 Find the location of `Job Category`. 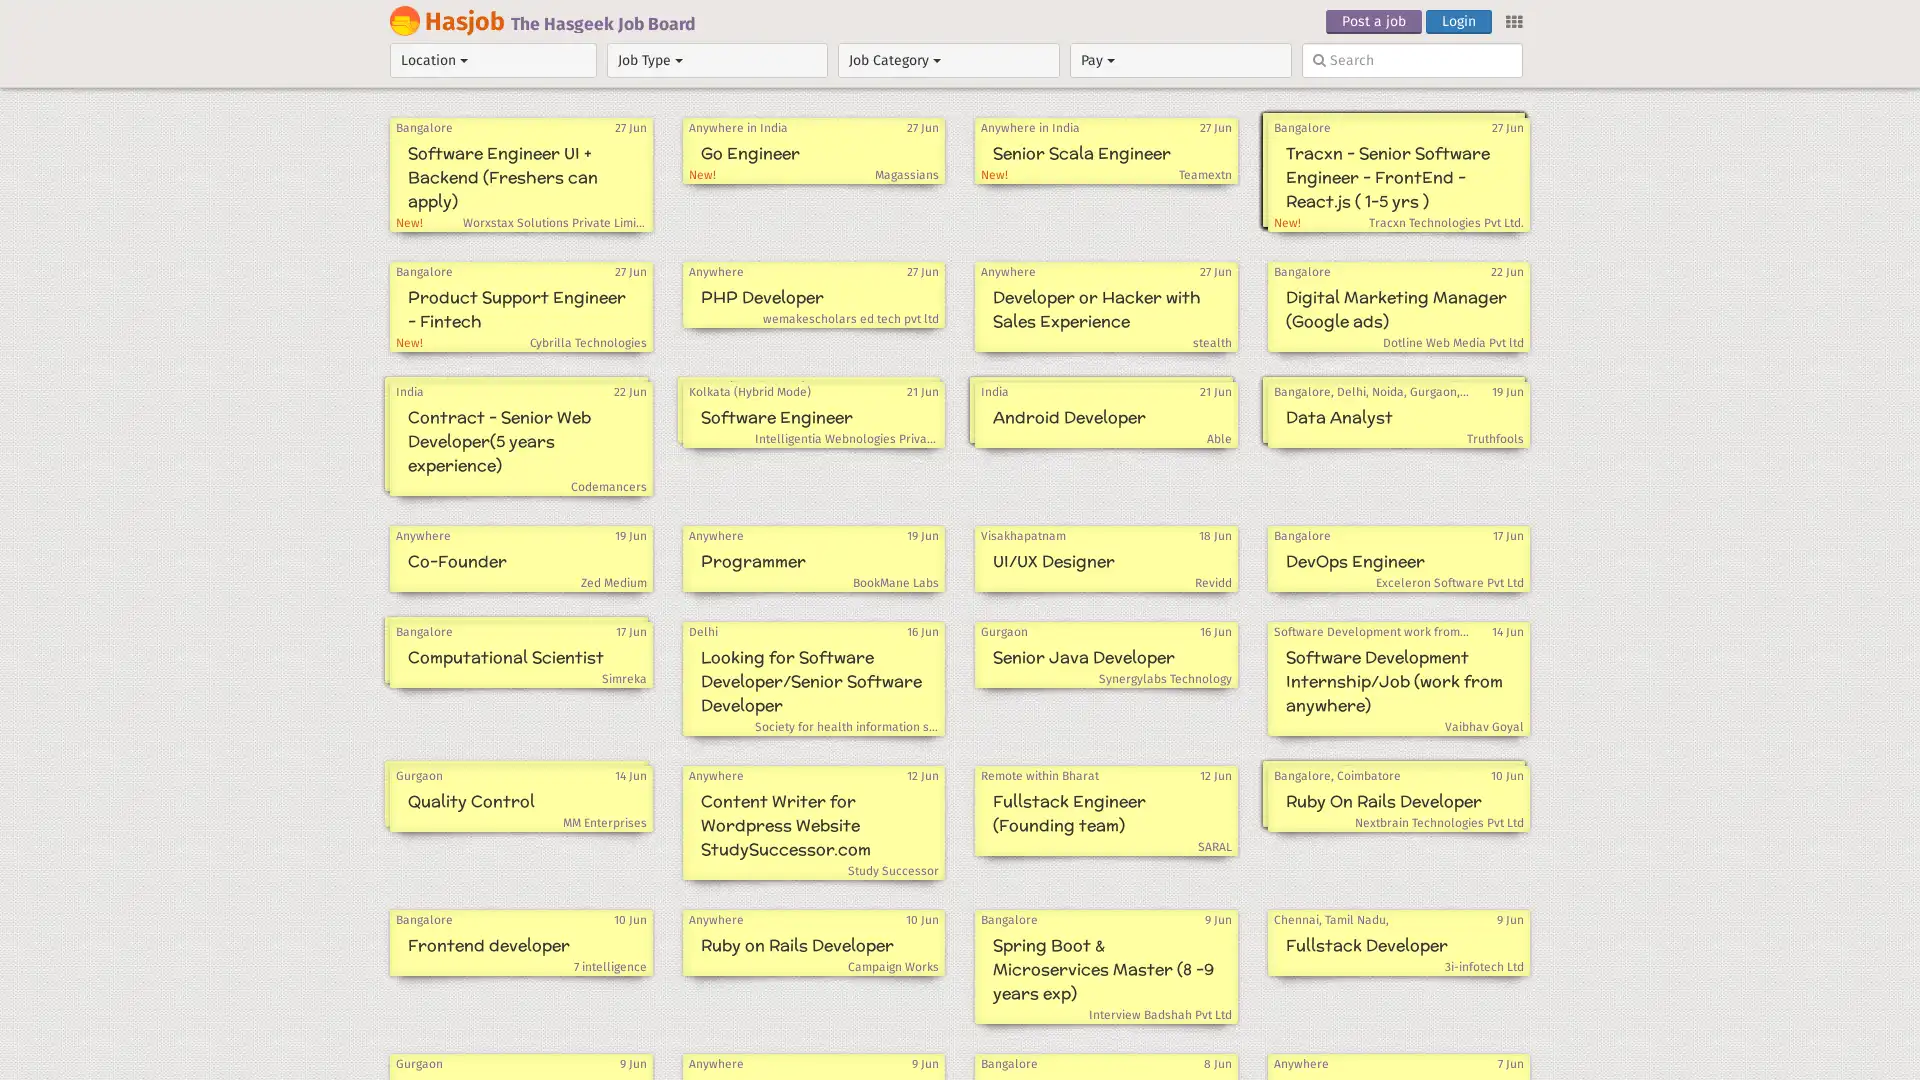

Job Category is located at coordinates (947, 59).